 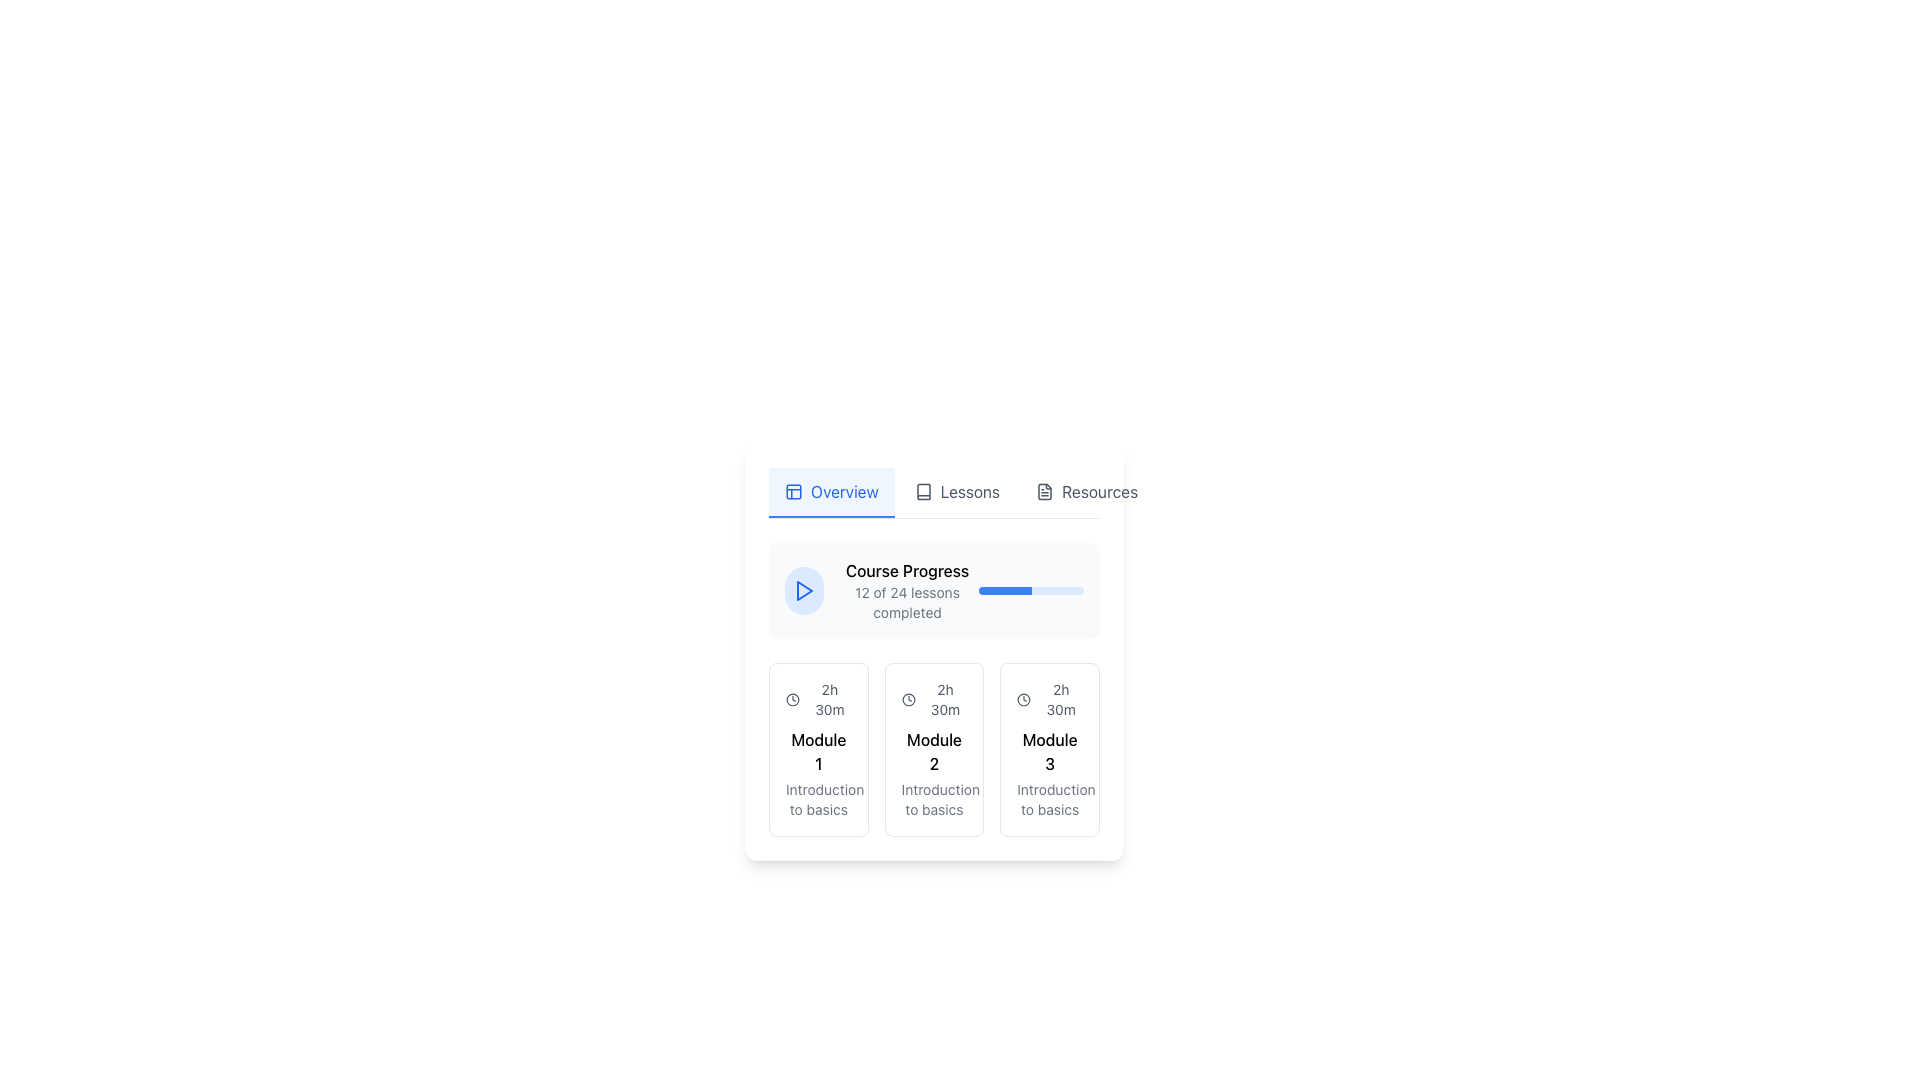 I want to click on the clock icon that indicates the duration of '2h 30m' located in the upper left corner of the text block above the 'Module 2' card, so click(x=907, y=698).